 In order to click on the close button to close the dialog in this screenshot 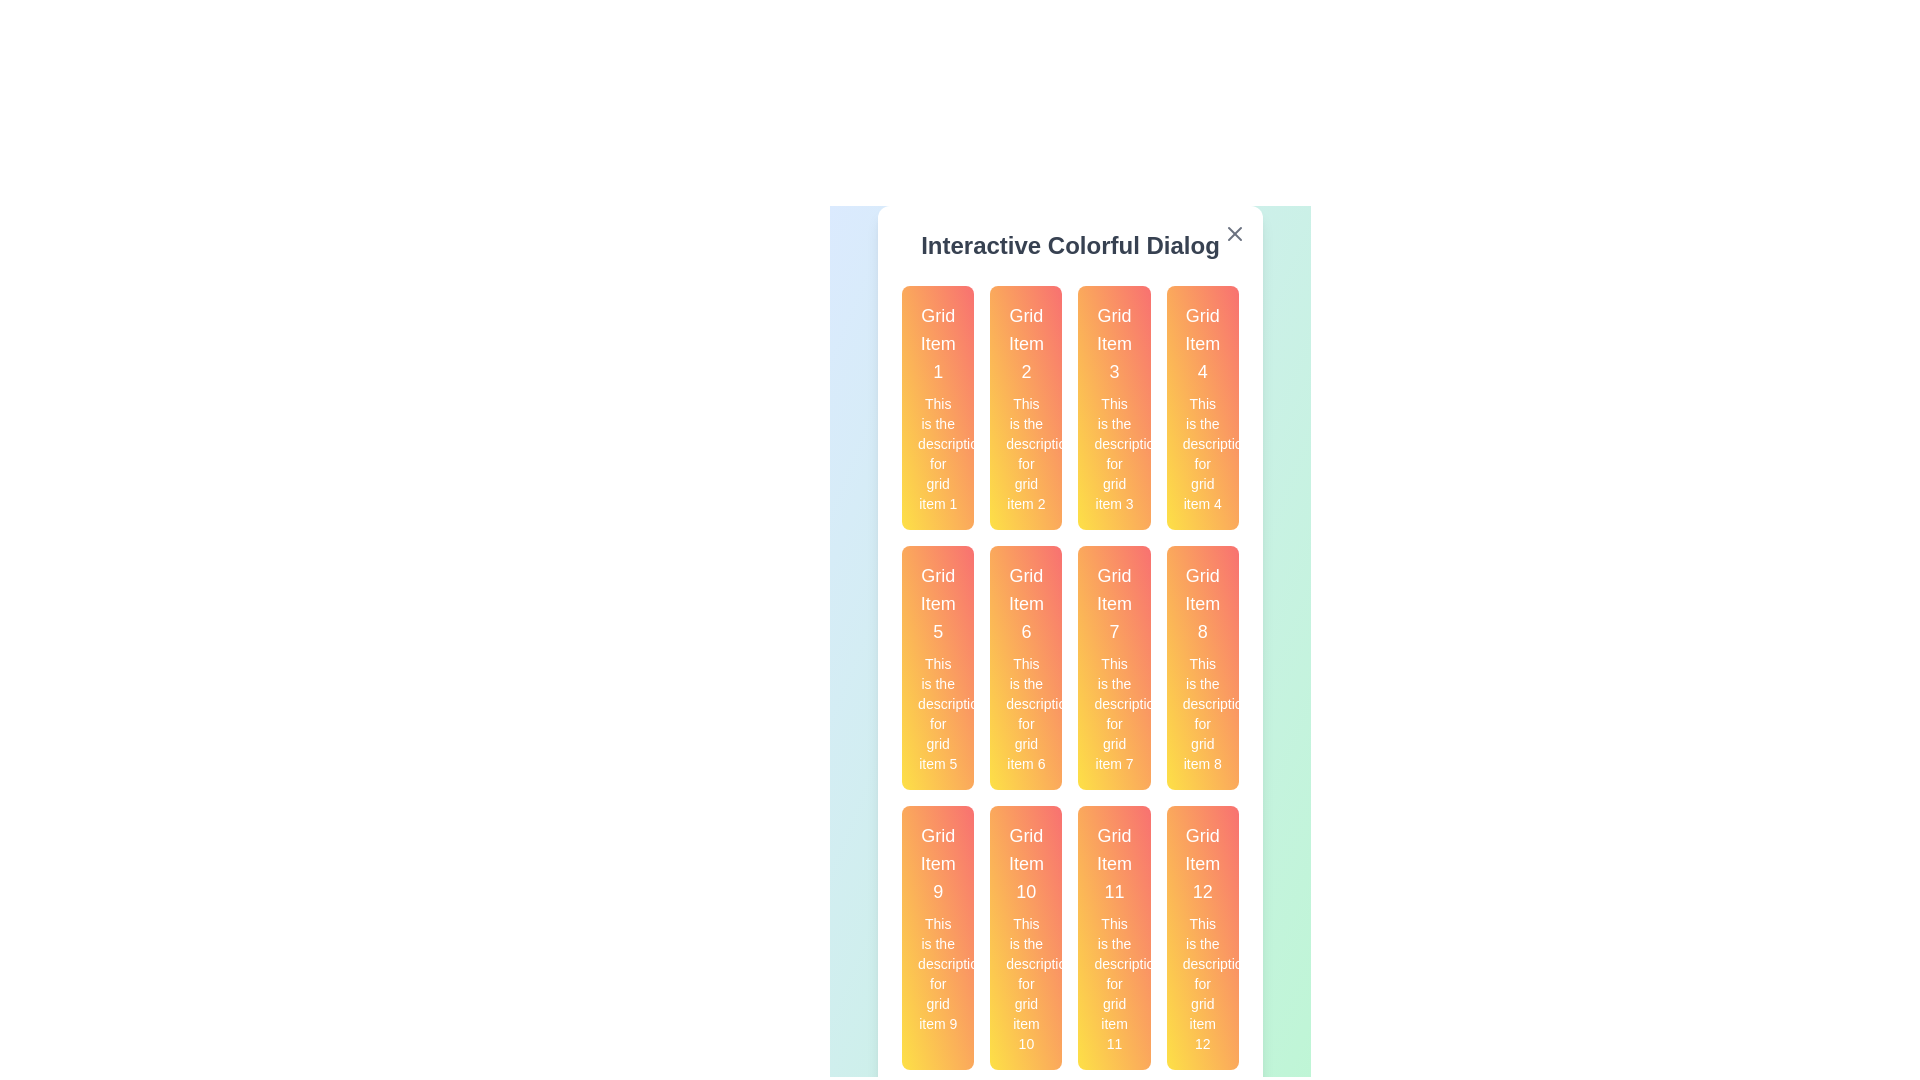, I will do `click(1233, 233)`.